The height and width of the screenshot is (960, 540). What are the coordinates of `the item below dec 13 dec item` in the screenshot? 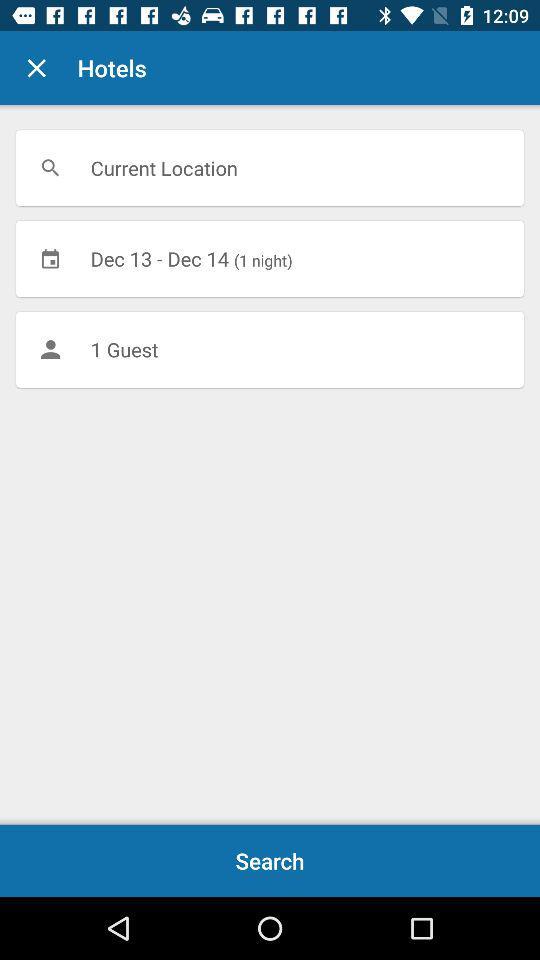 It's located at (270, 349).